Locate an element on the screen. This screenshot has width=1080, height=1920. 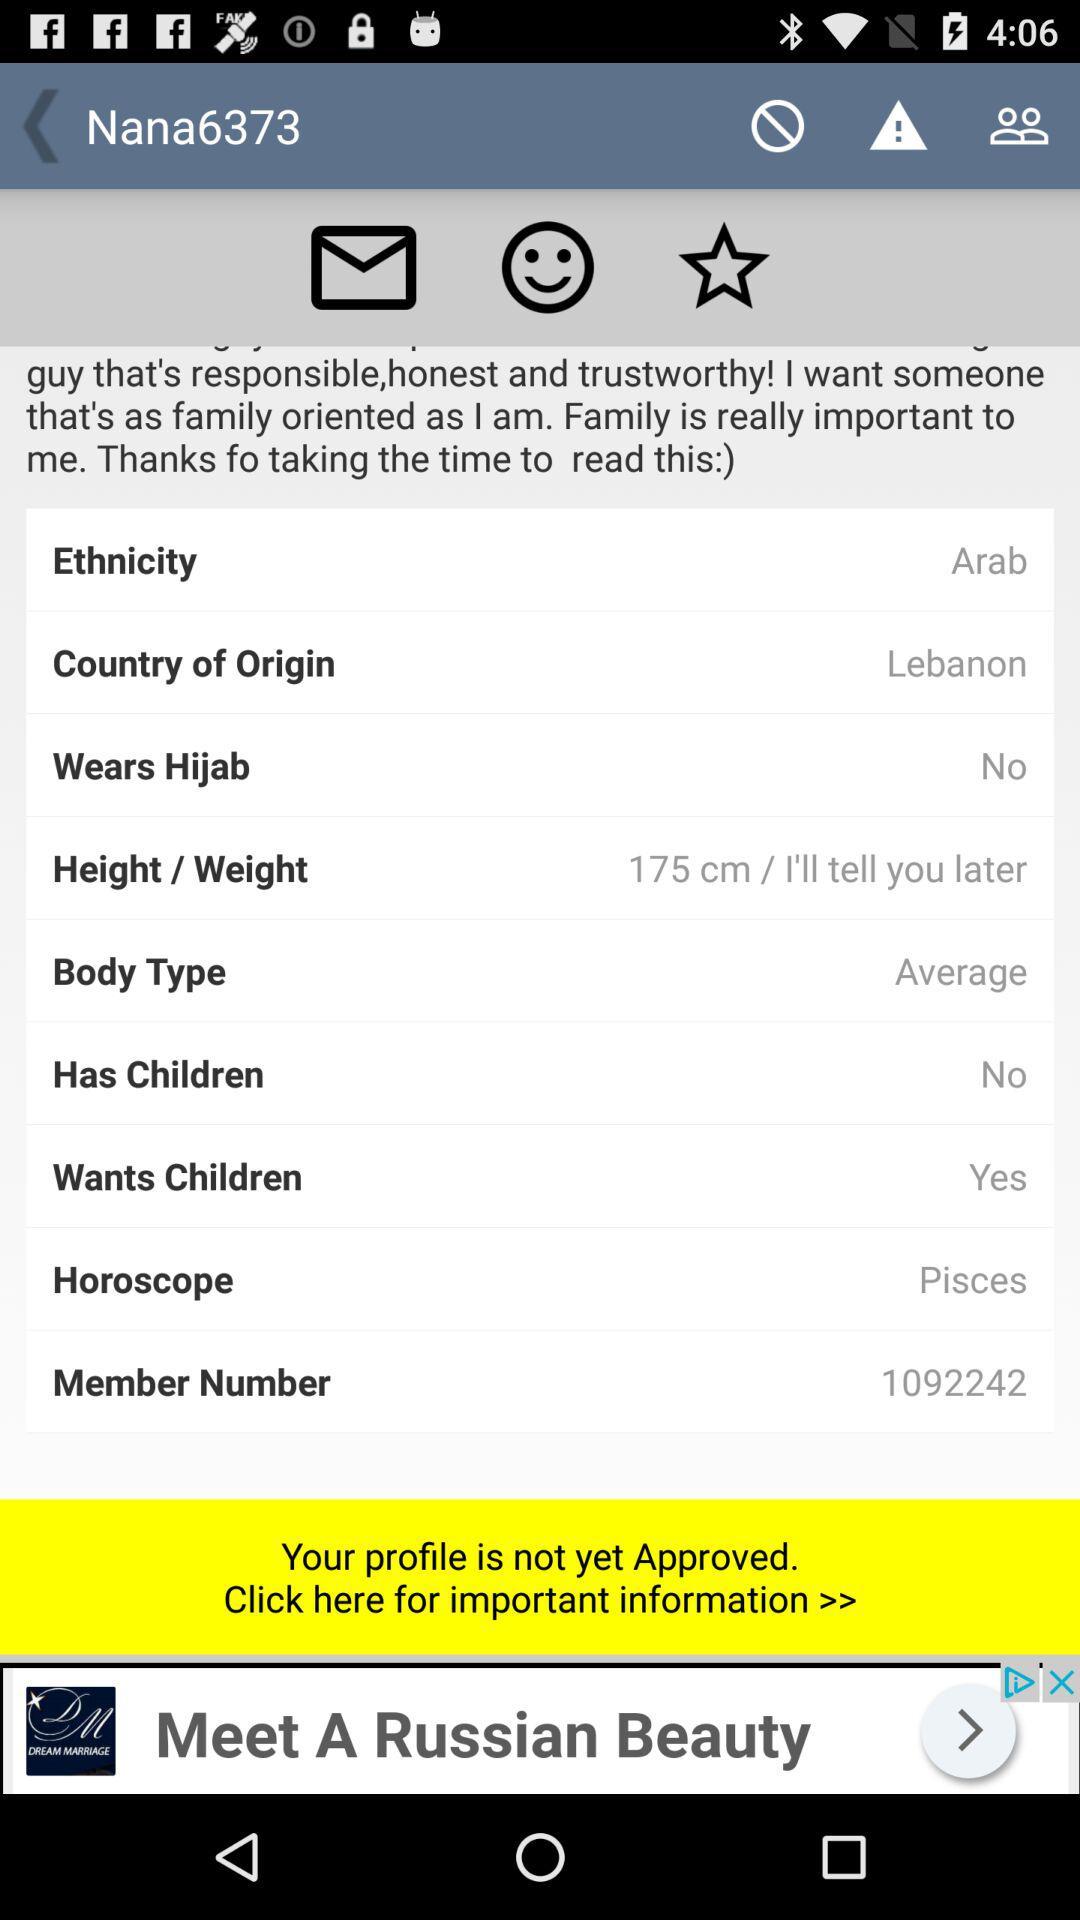
inbox or messages is located at coordinates (363, 266).